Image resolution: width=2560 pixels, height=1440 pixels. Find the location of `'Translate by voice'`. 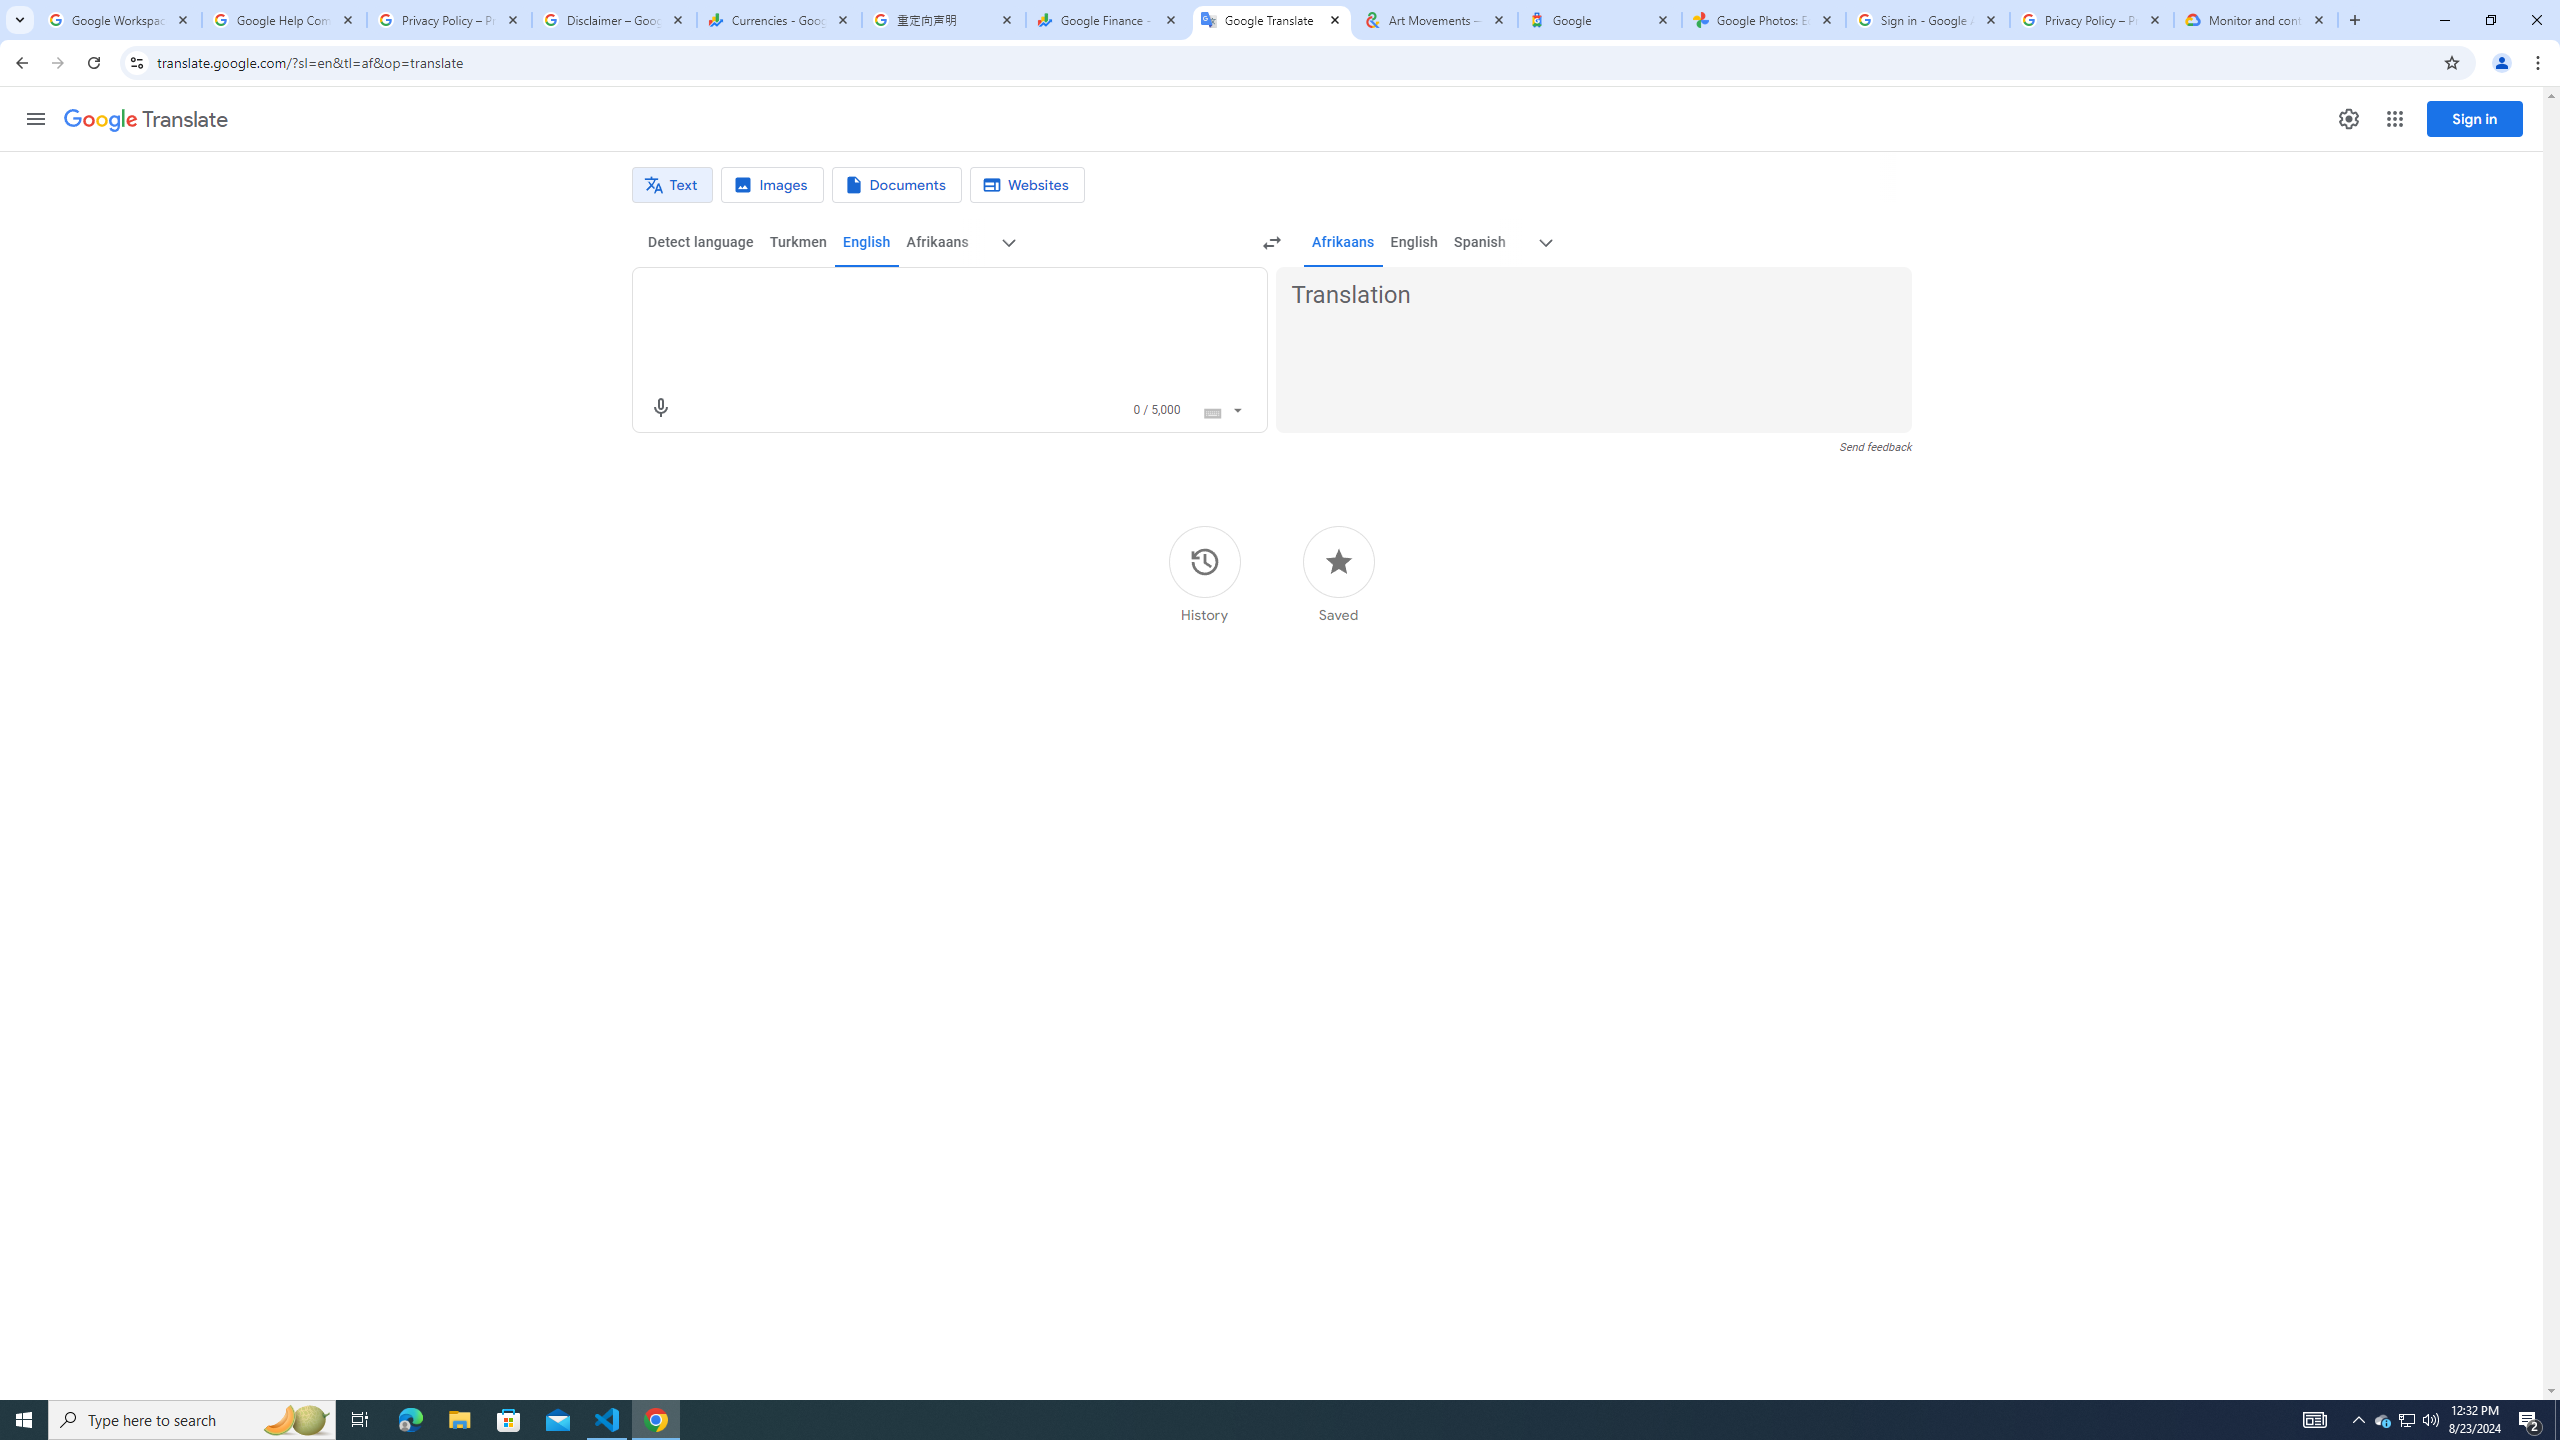

'Translate by voice' is located at coordinates (660, 407).